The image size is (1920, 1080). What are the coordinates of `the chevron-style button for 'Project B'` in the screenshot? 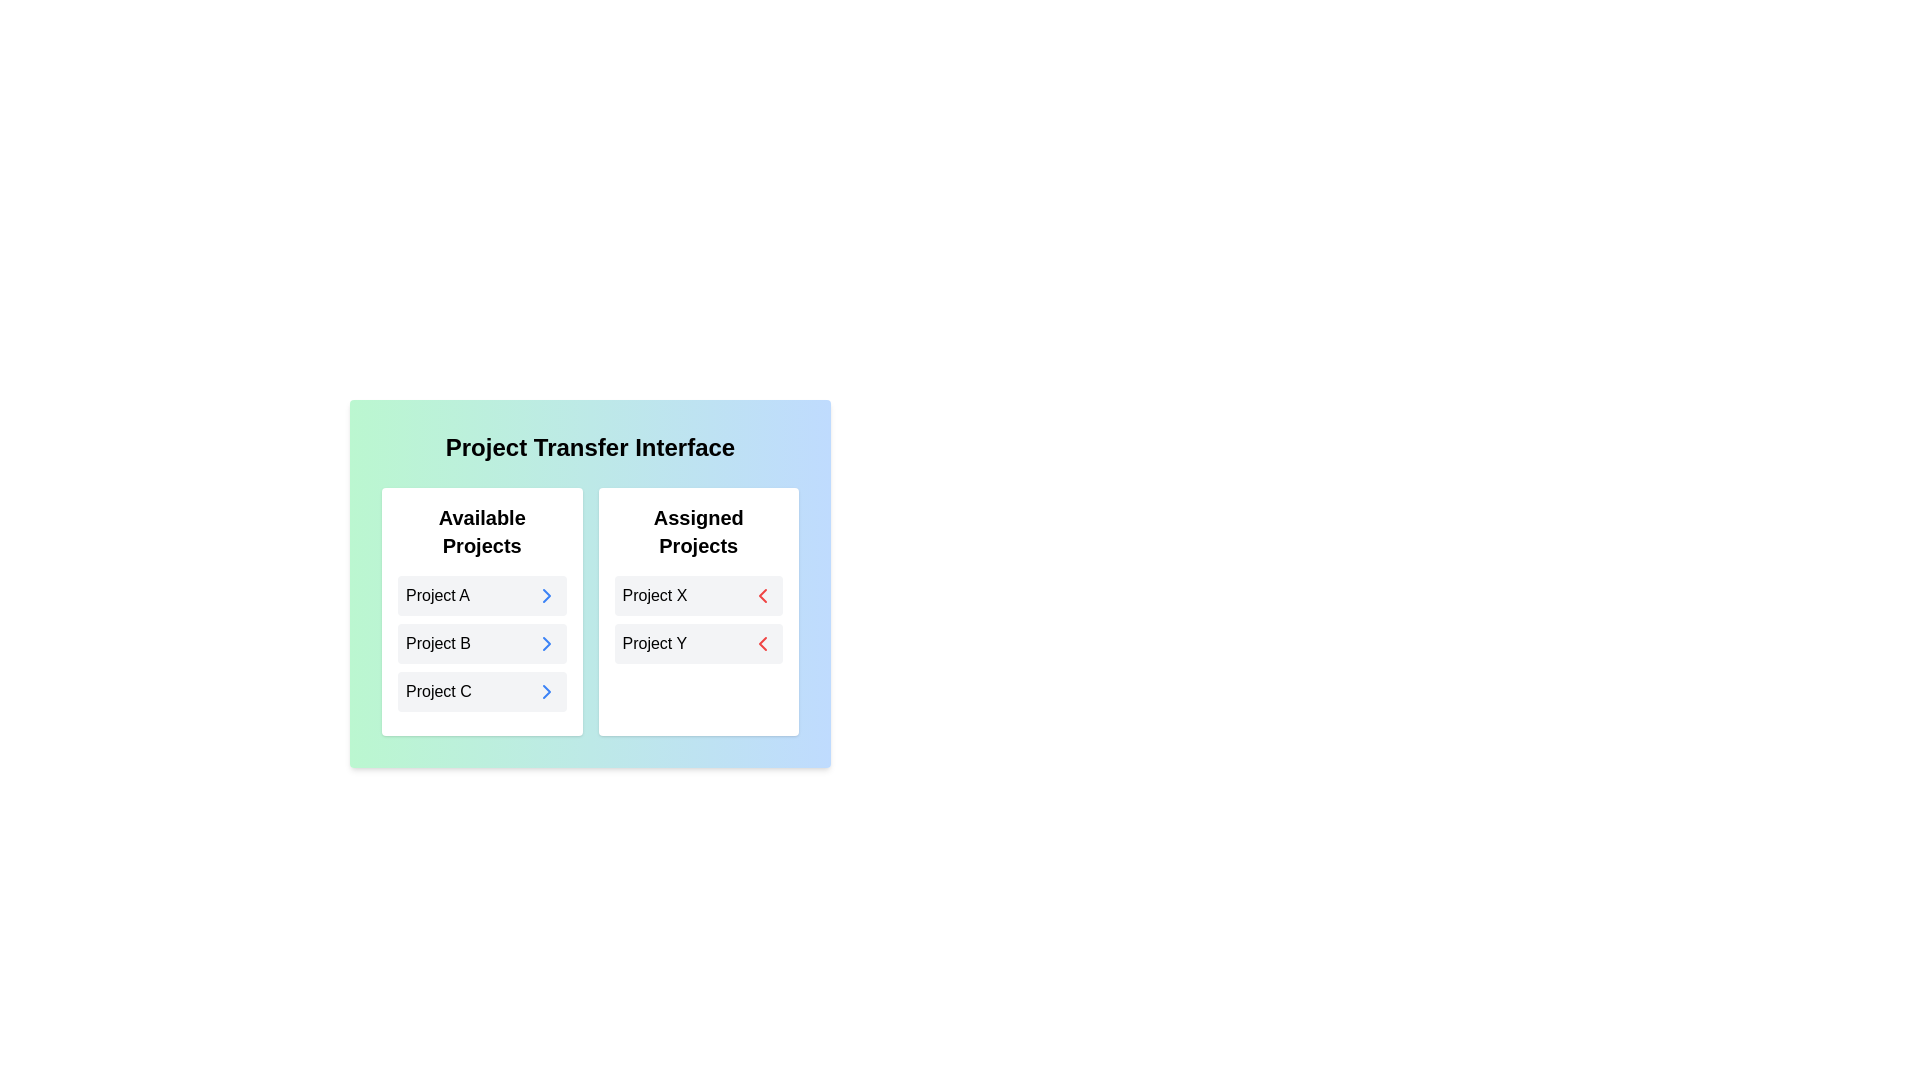 It's located at (546, 644).